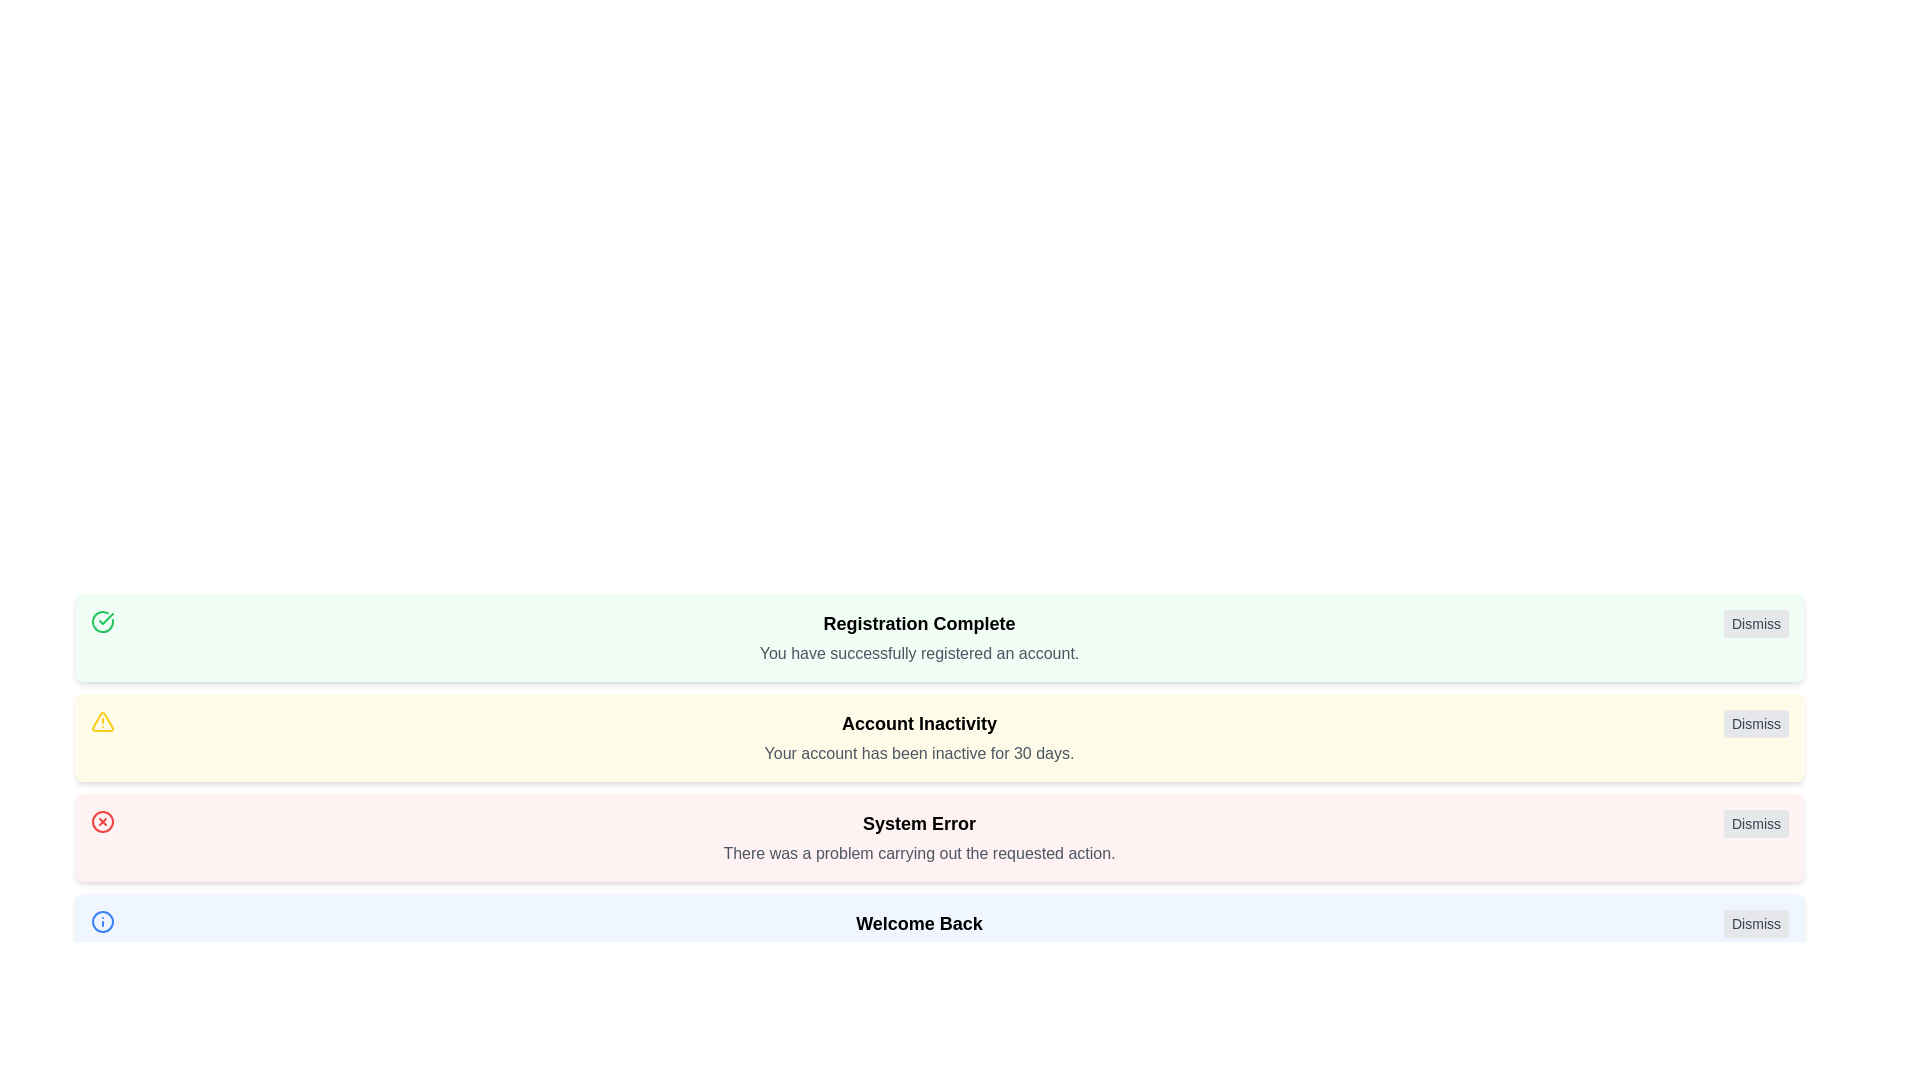 Image resolution: width=1920 pixels, height=1080 pixels. Describe the element at coordinates (939, 937) in the screenshot. I see `information presented in the fourth notification about new features, which includes a dismissible 'Dismiss' button for closing the notification` at that location.